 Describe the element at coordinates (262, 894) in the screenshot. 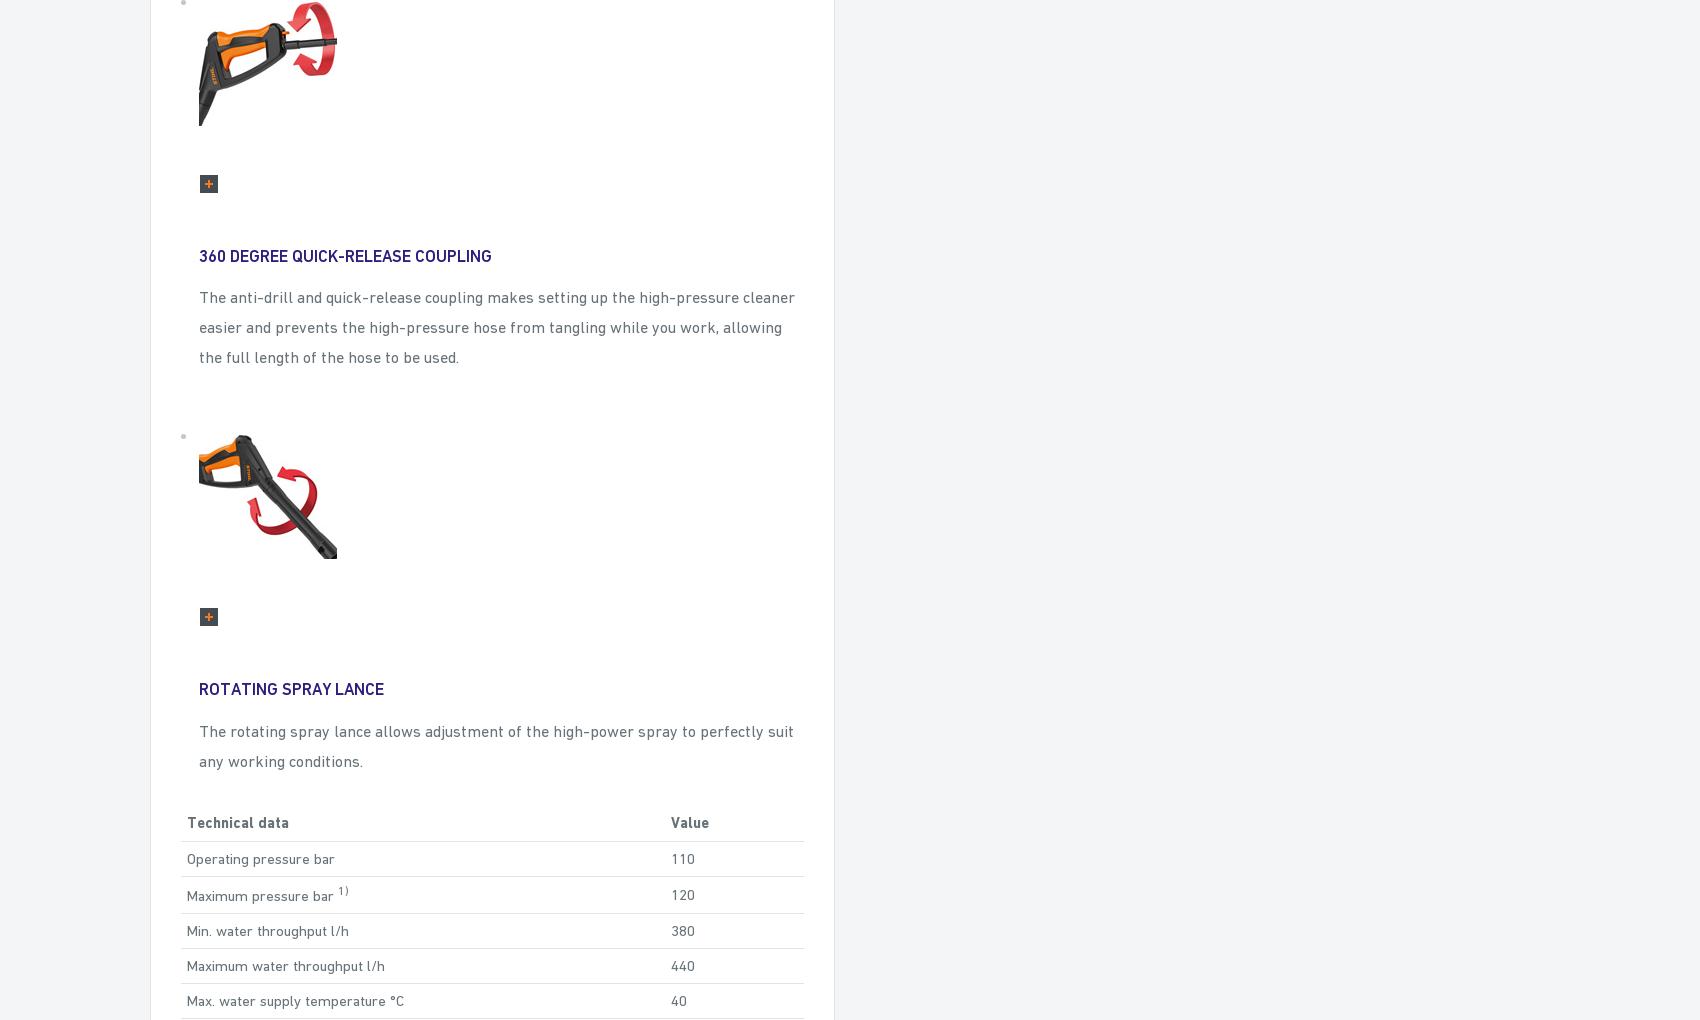

I see `'Maximum pressure bar'` at that location.